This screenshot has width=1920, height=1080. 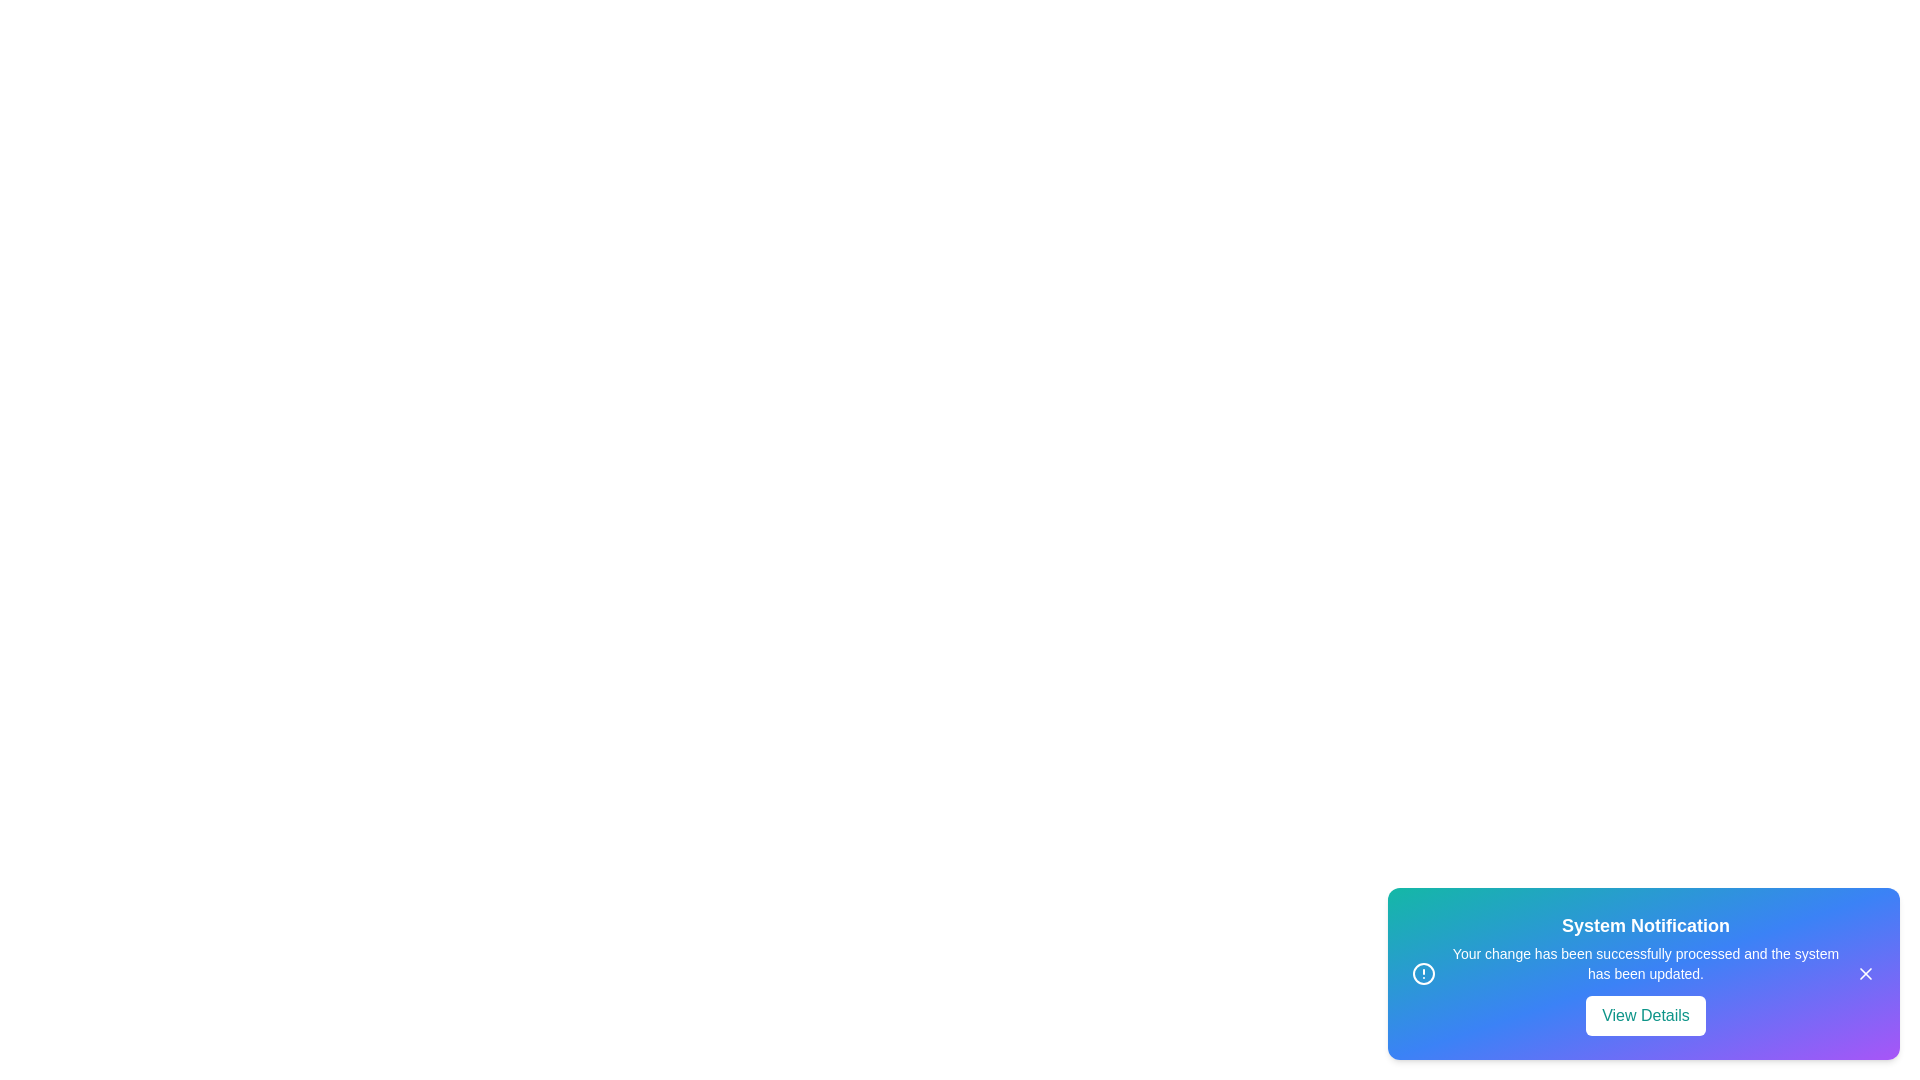 What do you see at coordinates (1423, 973) in the screenshot?
I see `the informational icon in the snackbar` at bounding box center [1423, 973].